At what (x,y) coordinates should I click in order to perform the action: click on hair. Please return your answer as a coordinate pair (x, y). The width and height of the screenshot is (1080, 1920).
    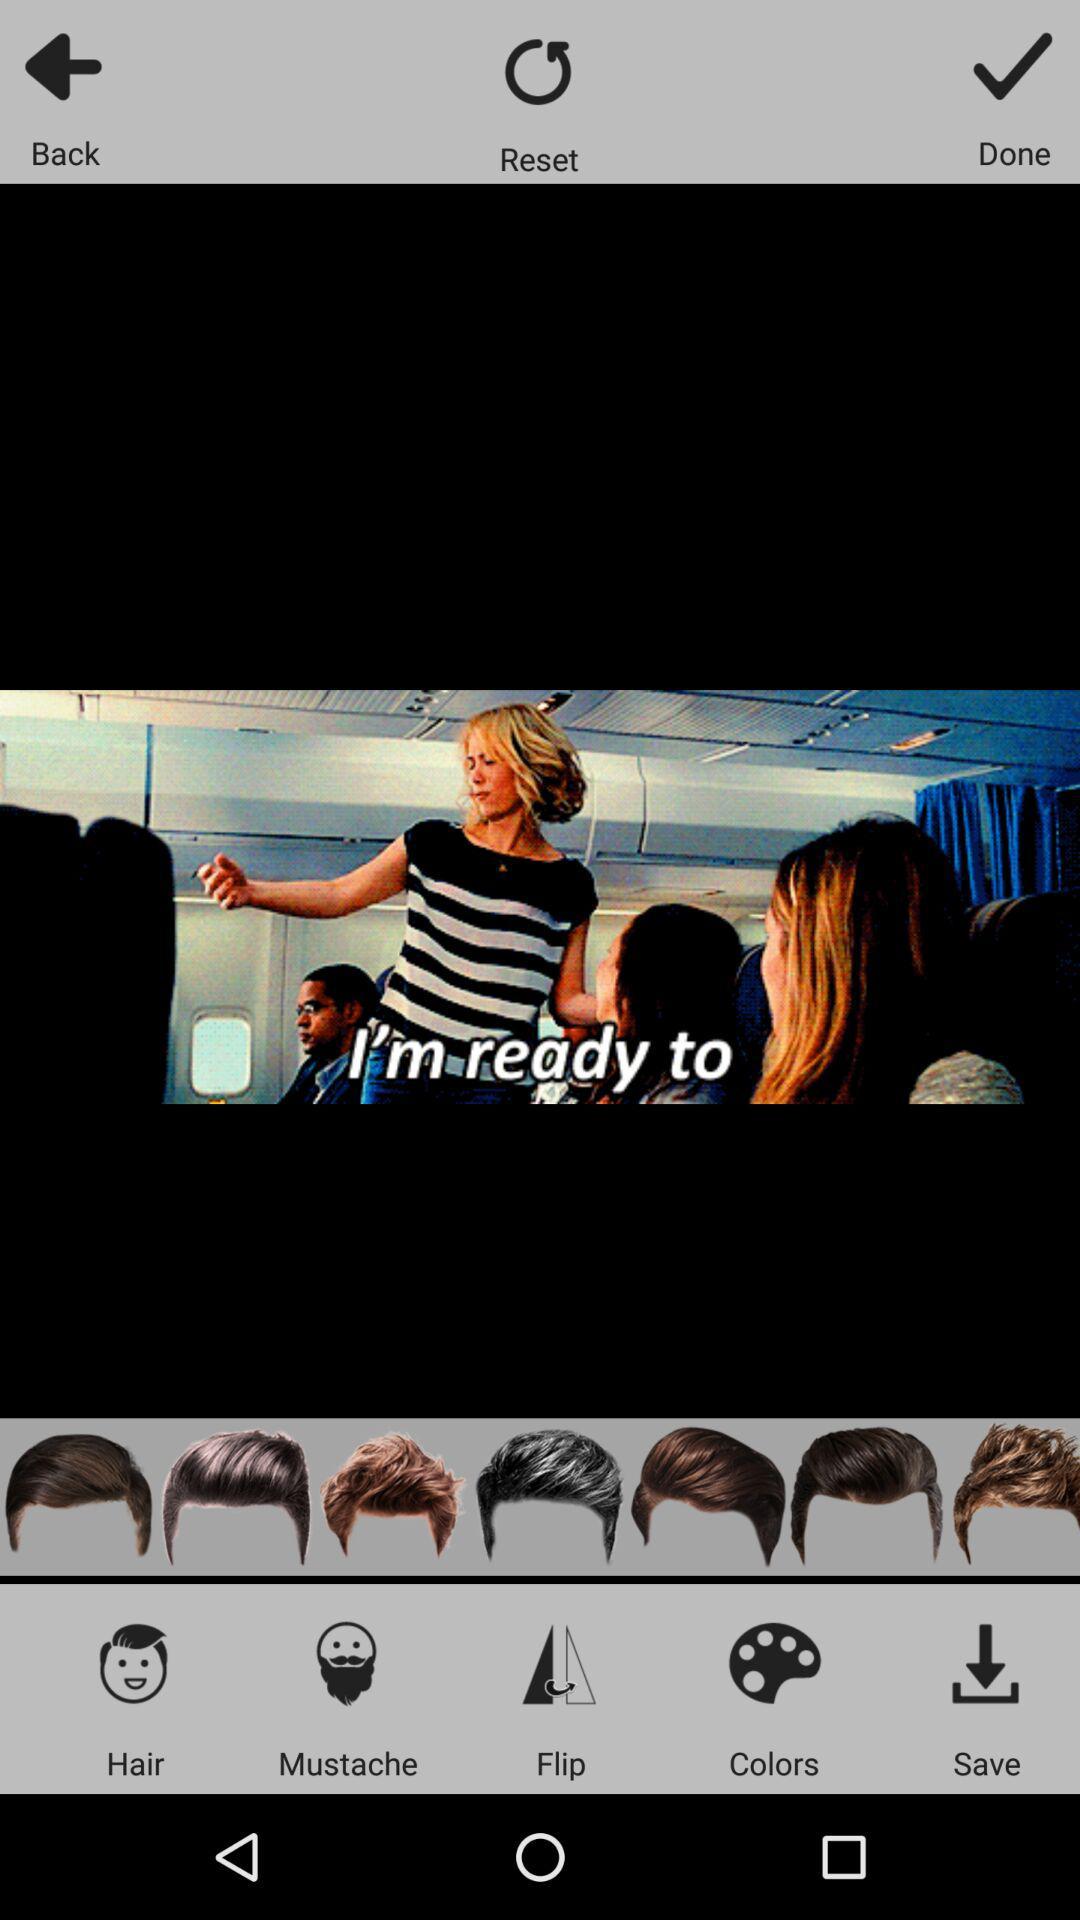
    Looking at the image, I should click on (707, 1497).